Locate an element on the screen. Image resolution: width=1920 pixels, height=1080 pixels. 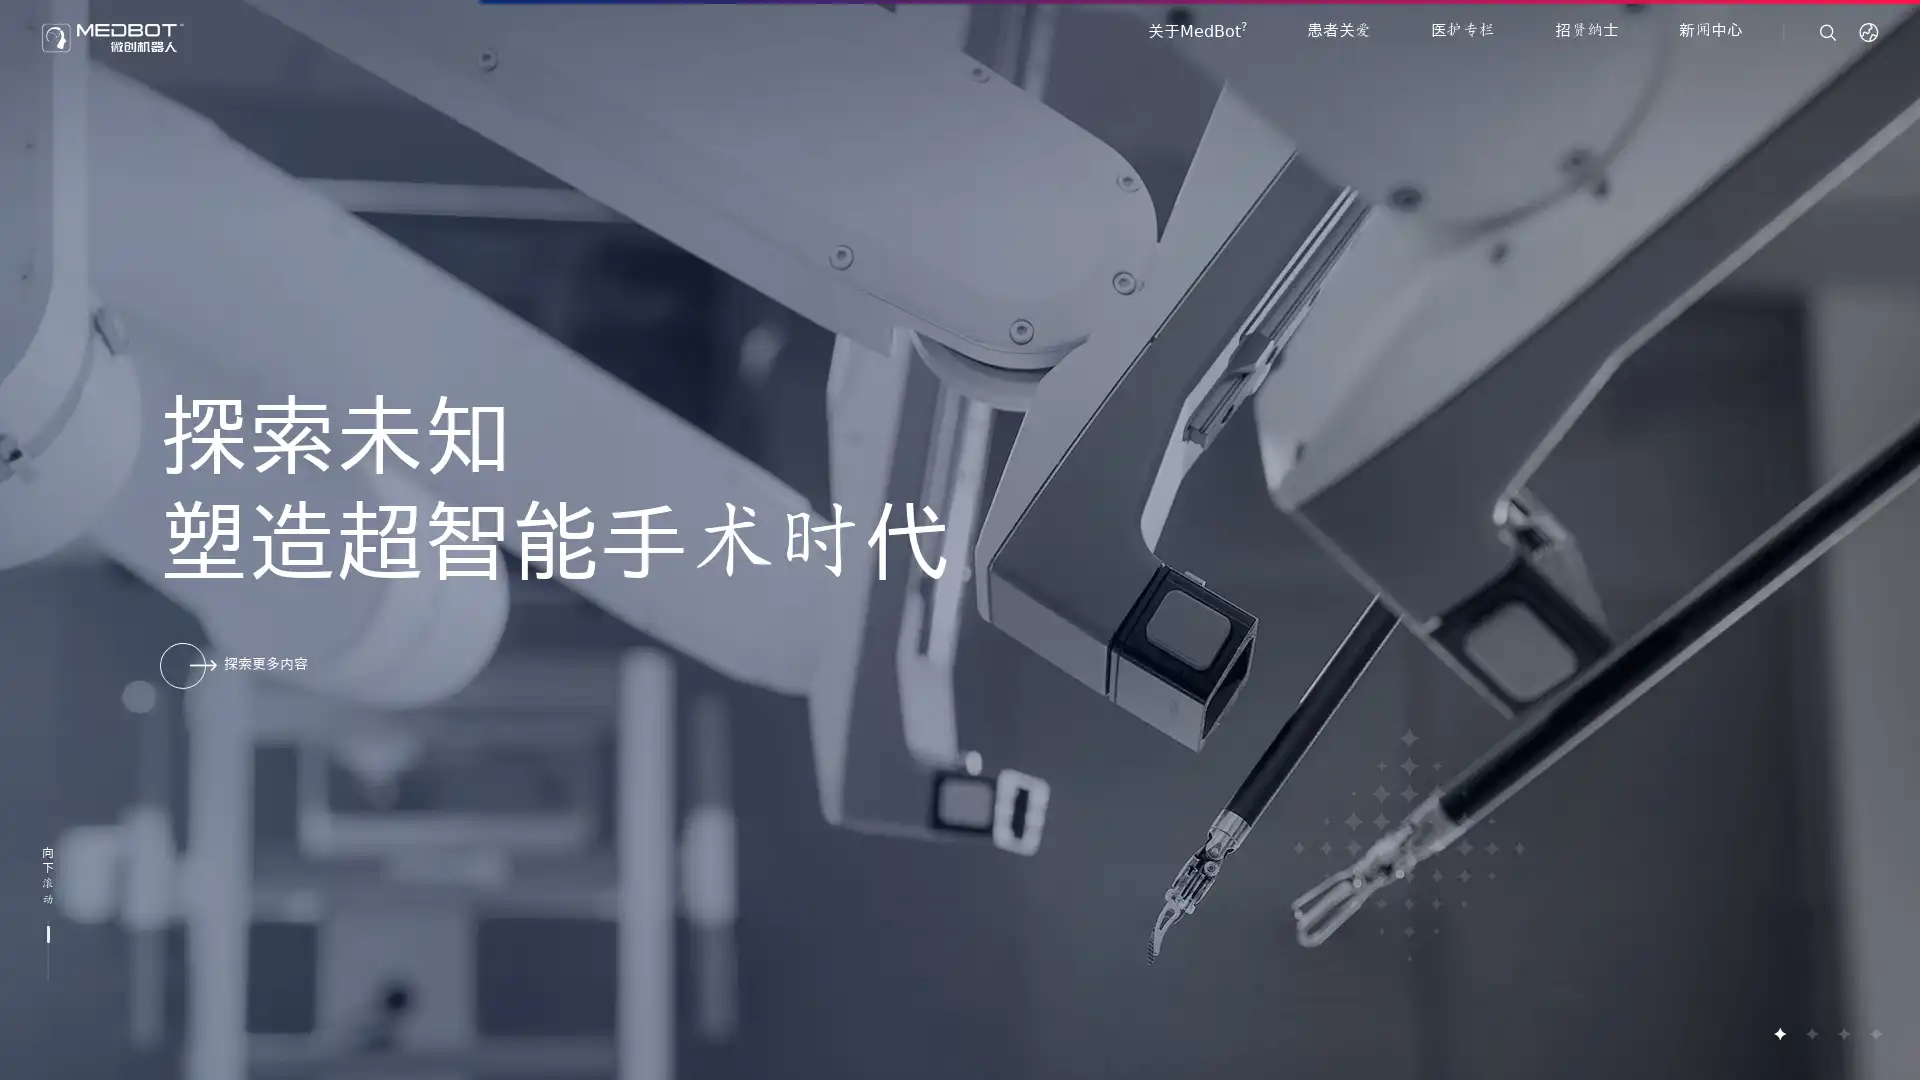
Go to slide 3 is located at coordinates (1842, 1033).